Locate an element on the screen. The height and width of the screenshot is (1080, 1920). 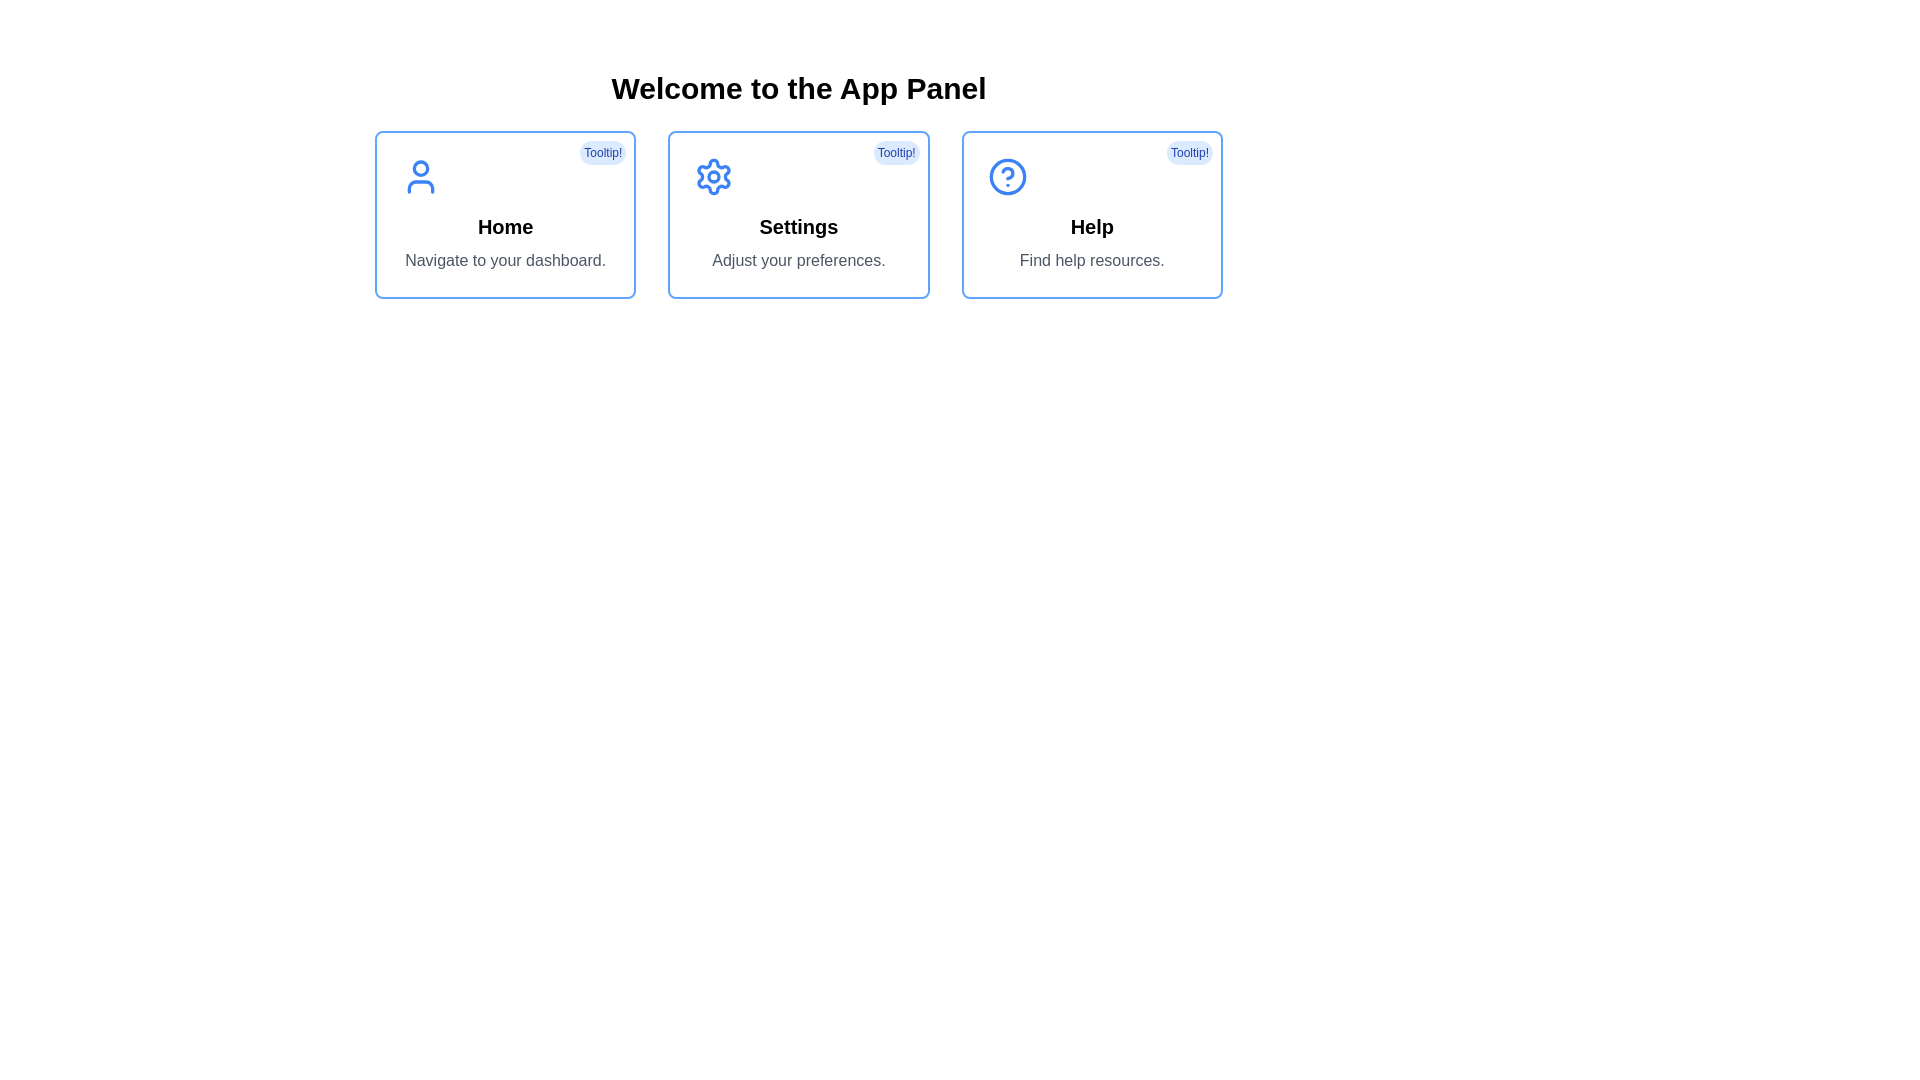
the first interactive card located at the top-left of the grid layout is located at coordinates (505, 215).